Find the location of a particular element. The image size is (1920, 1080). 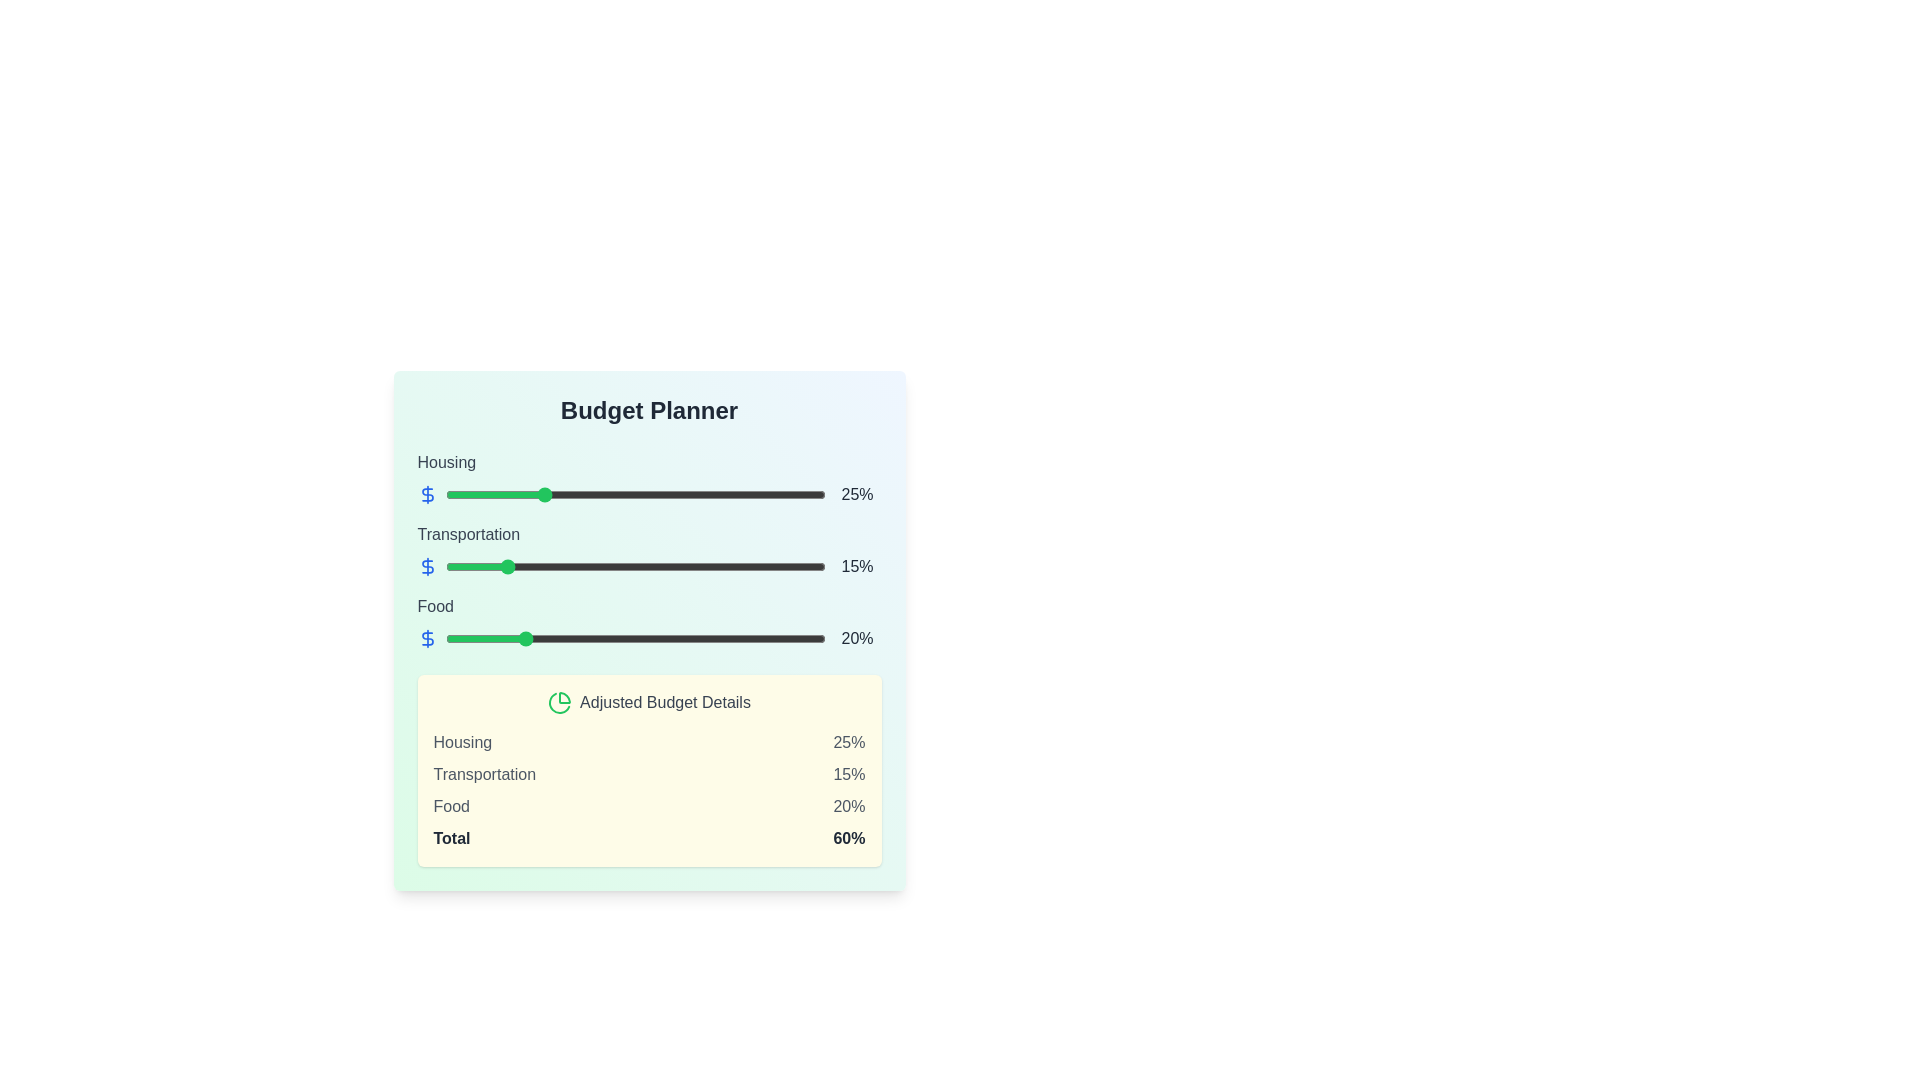

the housing budget slider is located at coordinates (525, 494).